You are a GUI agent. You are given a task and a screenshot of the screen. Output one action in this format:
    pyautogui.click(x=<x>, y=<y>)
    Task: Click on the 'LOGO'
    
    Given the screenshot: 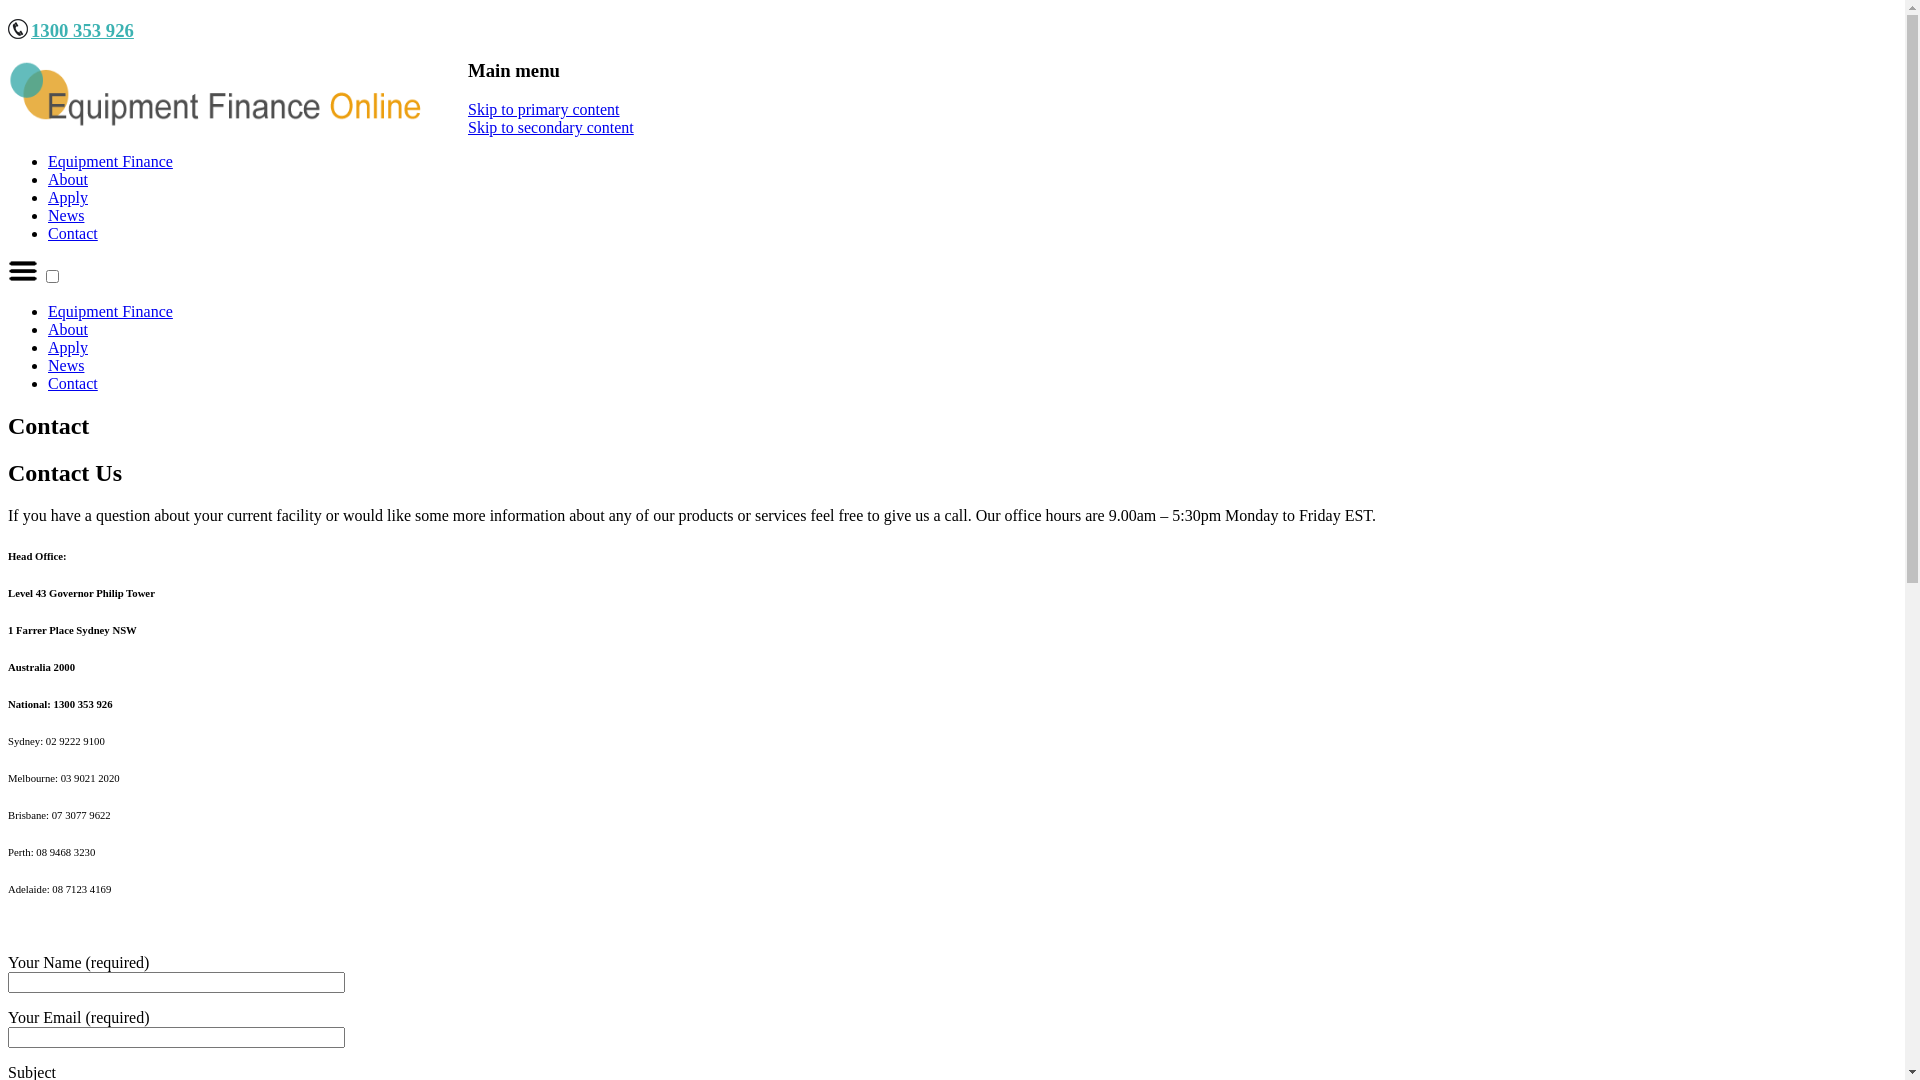 What is the action you would take?
    pyautogui.click(x=217, y=95)
    